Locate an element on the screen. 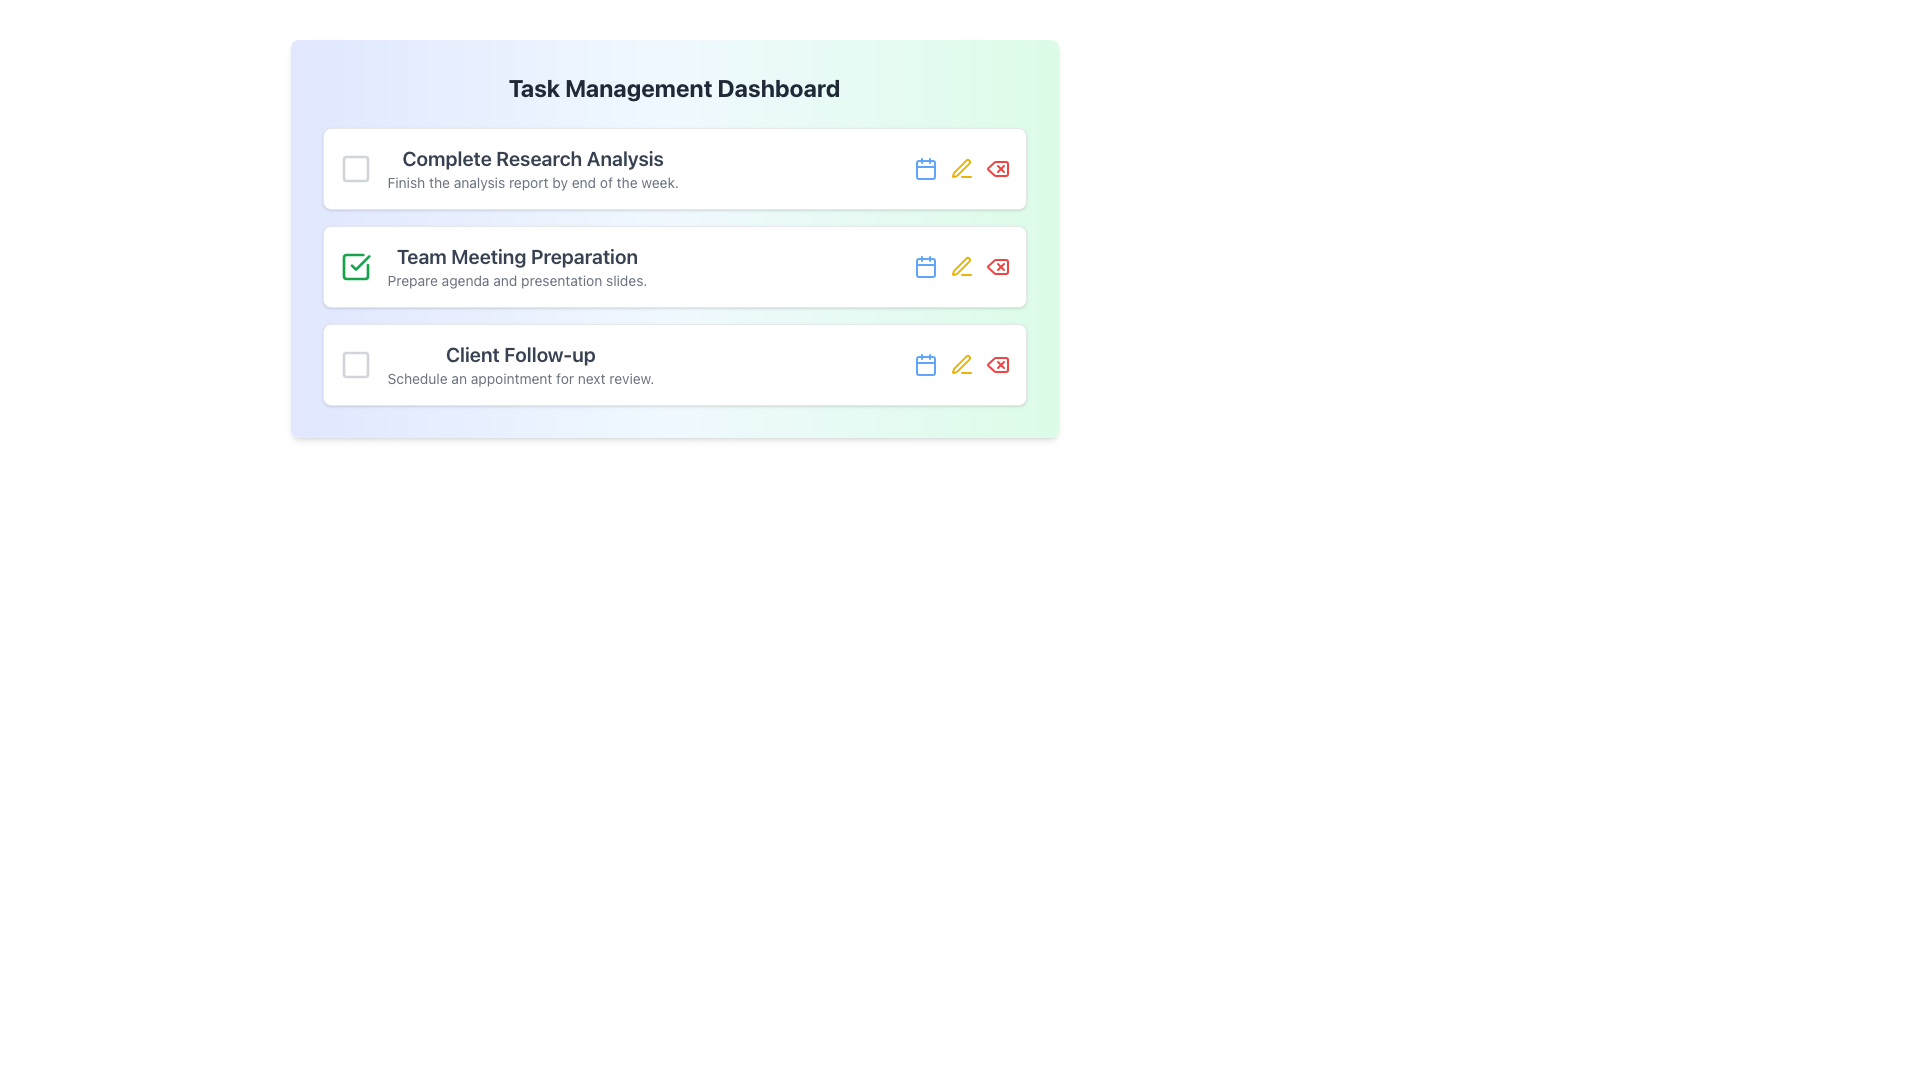 Image resolution: width=1920 pixels, height=1080 pixels. the graphical rectangle within the SVG calendar icon located in the top-right corner of the 'Complete Research Analysis' task row is located at coordinates (924, 168).